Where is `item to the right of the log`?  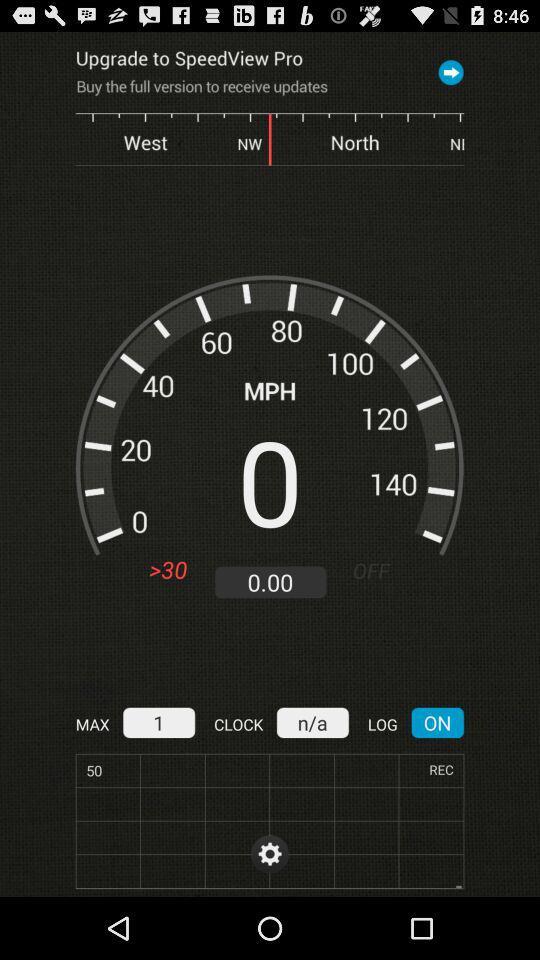
item to the right of the log is located at coordinates (436, 721).